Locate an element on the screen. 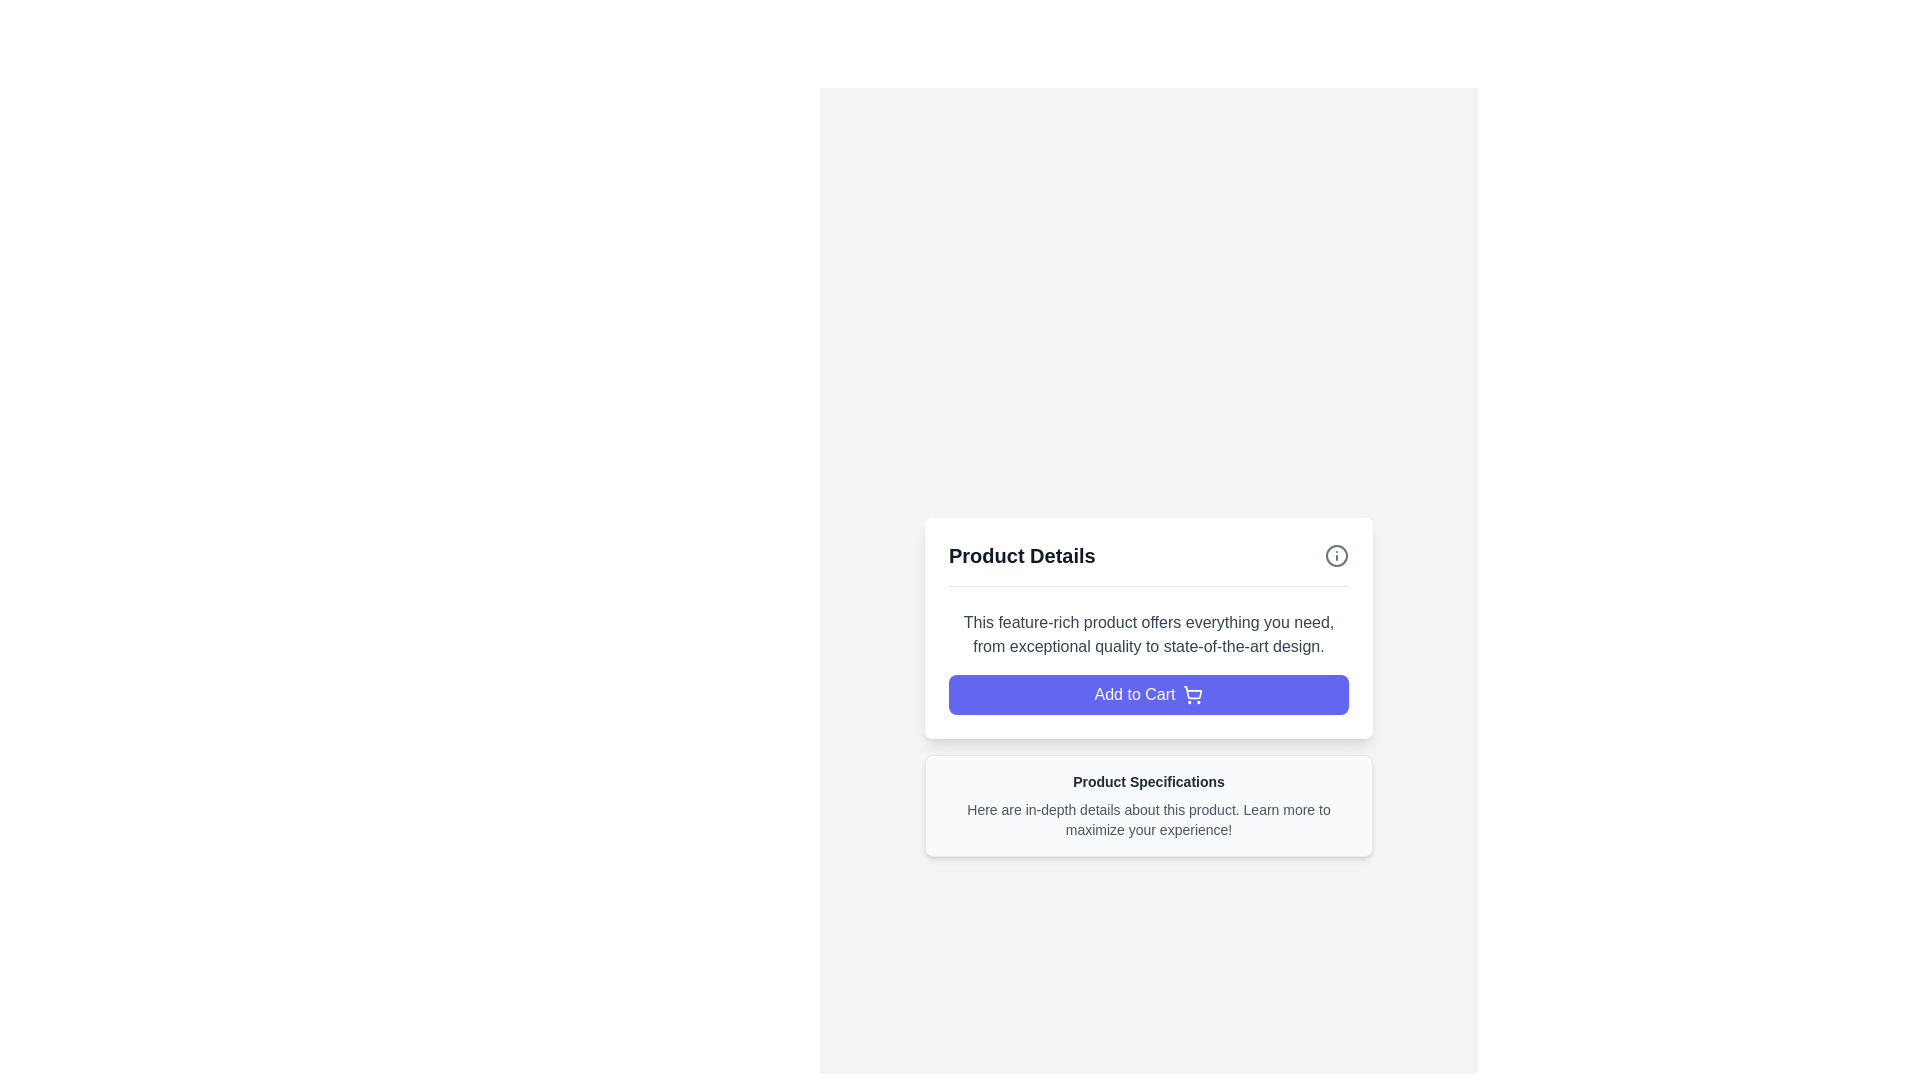  the information icon located to the far right of the 'Product Details' heading is located at coordinates (1337, 555).